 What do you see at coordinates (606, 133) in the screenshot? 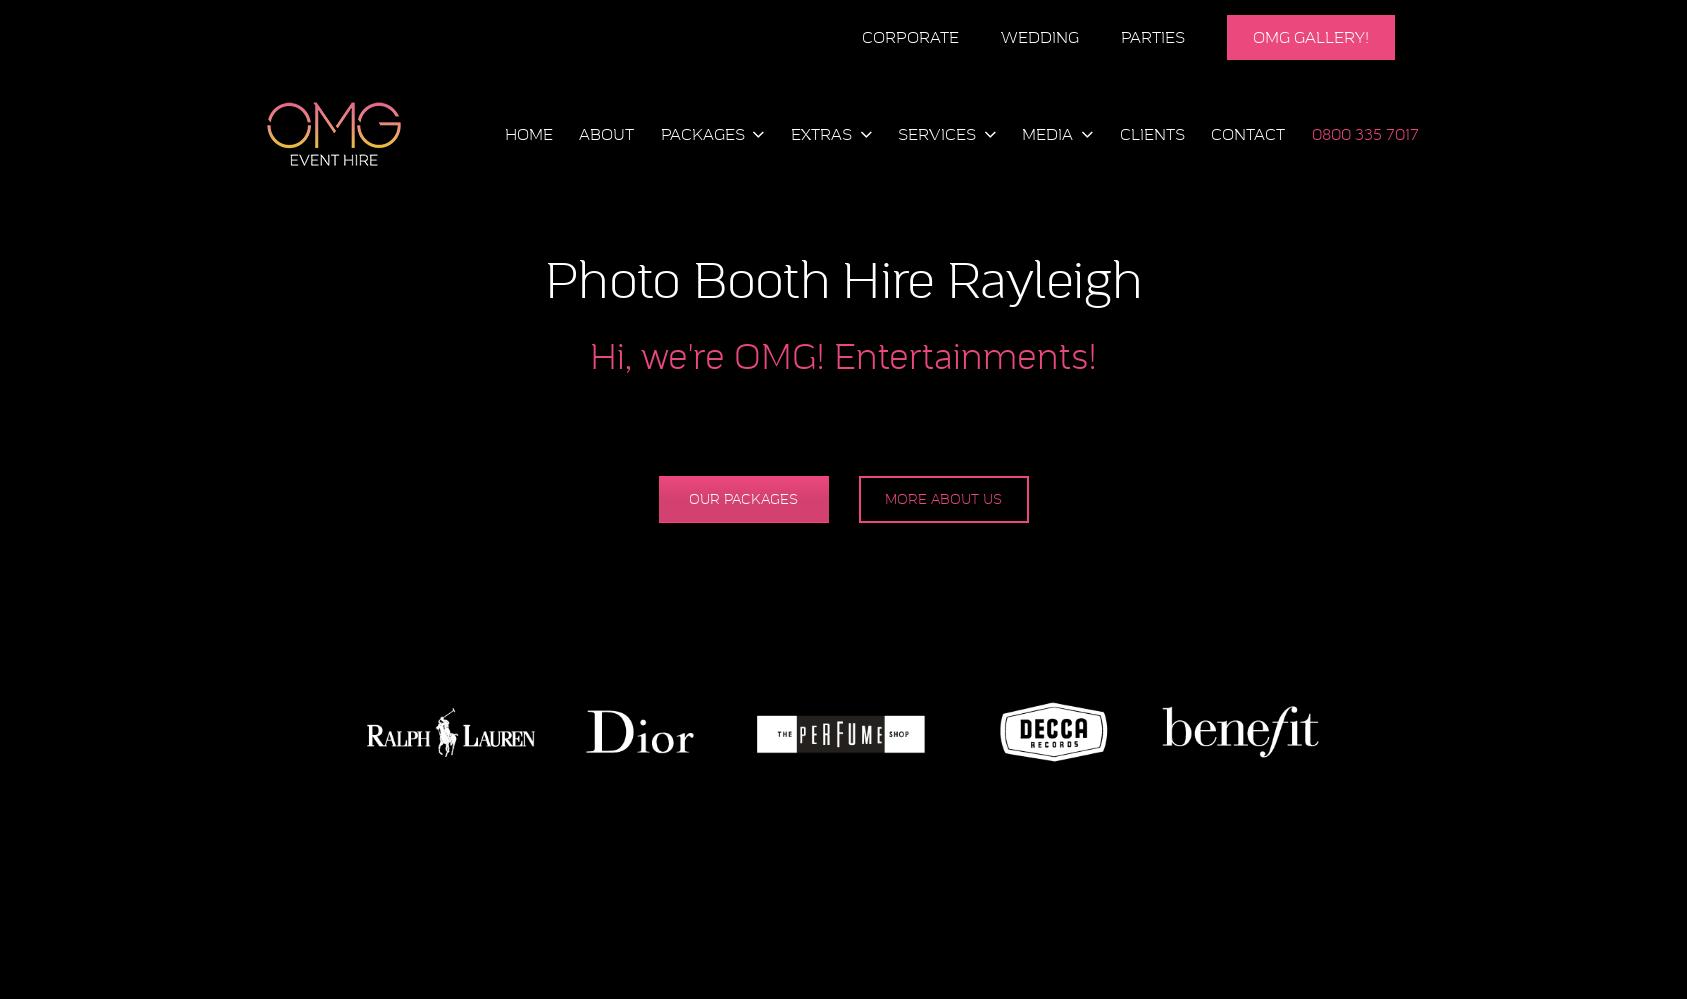
I see `'ABOUT'` at bounding box center [606, 133].